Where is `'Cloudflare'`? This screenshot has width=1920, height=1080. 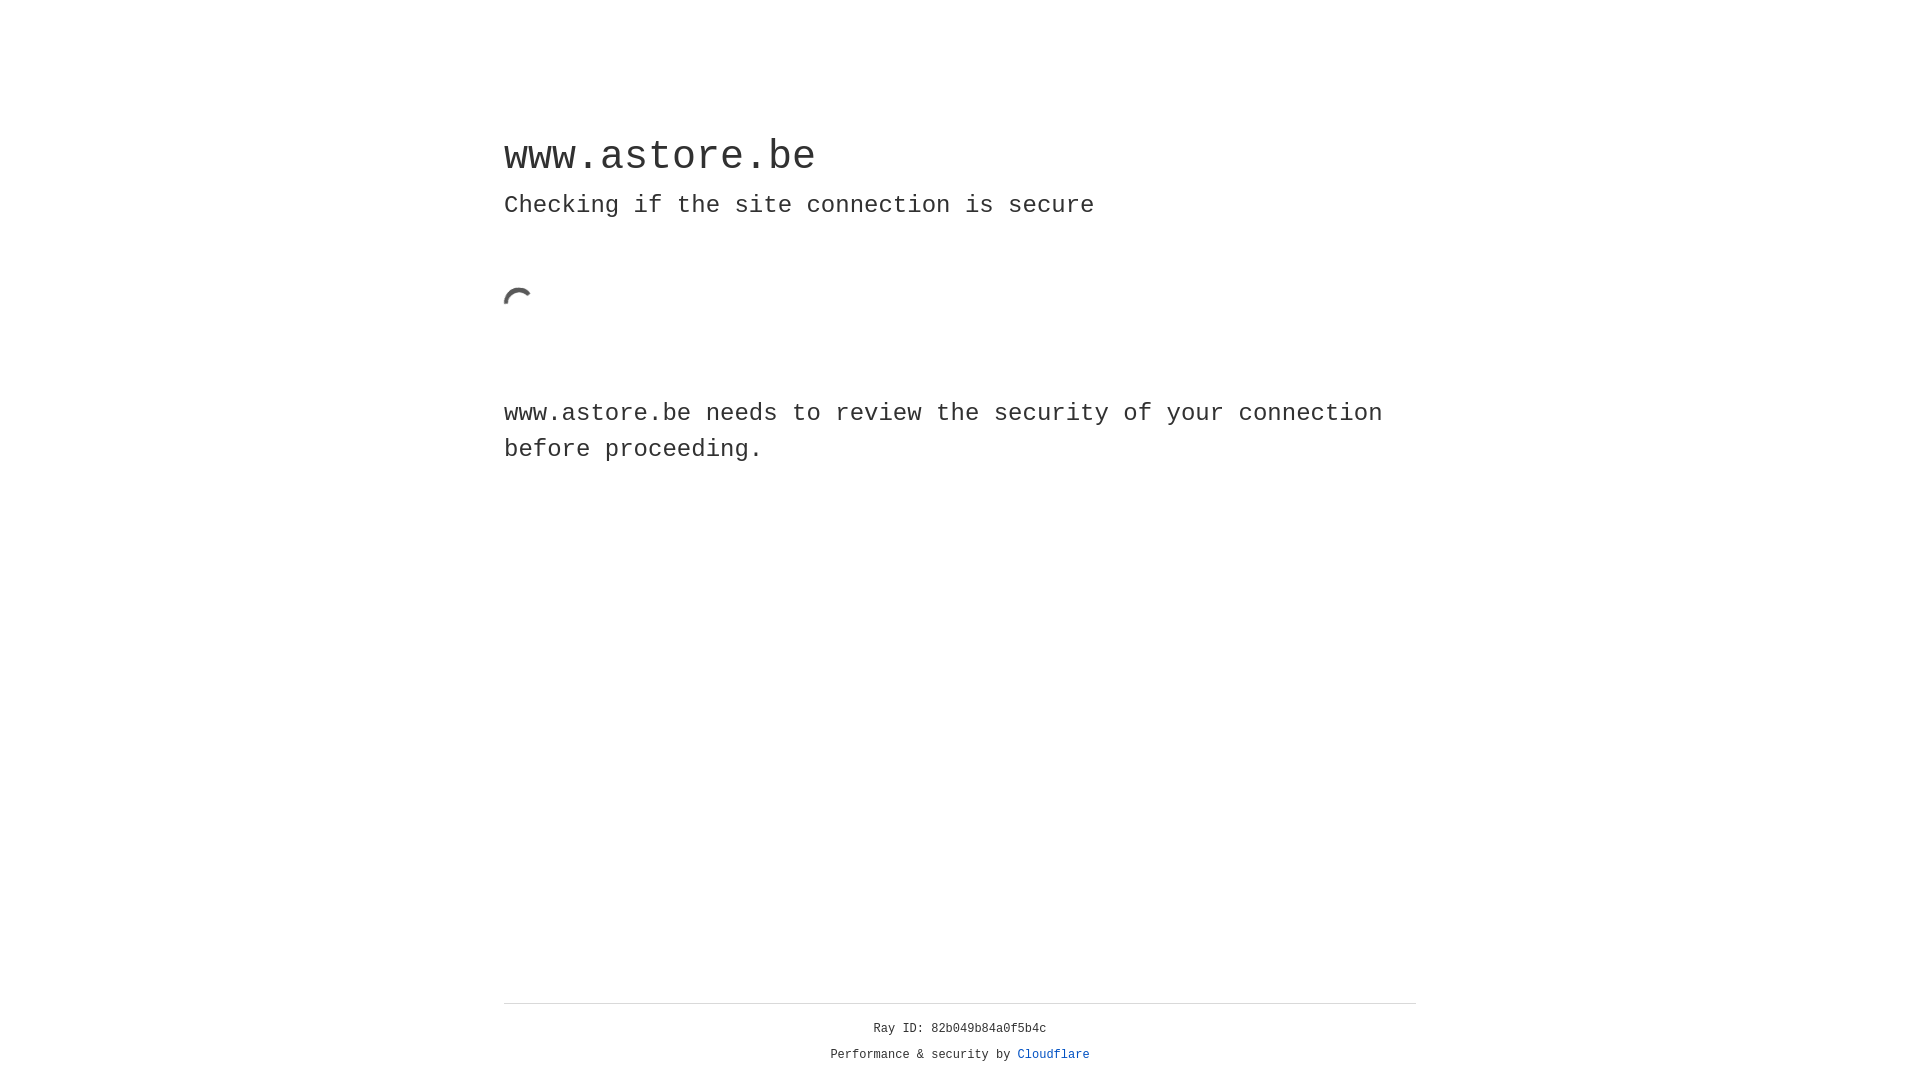
'Cloudflare' is located at coordinates (1017, 1054).